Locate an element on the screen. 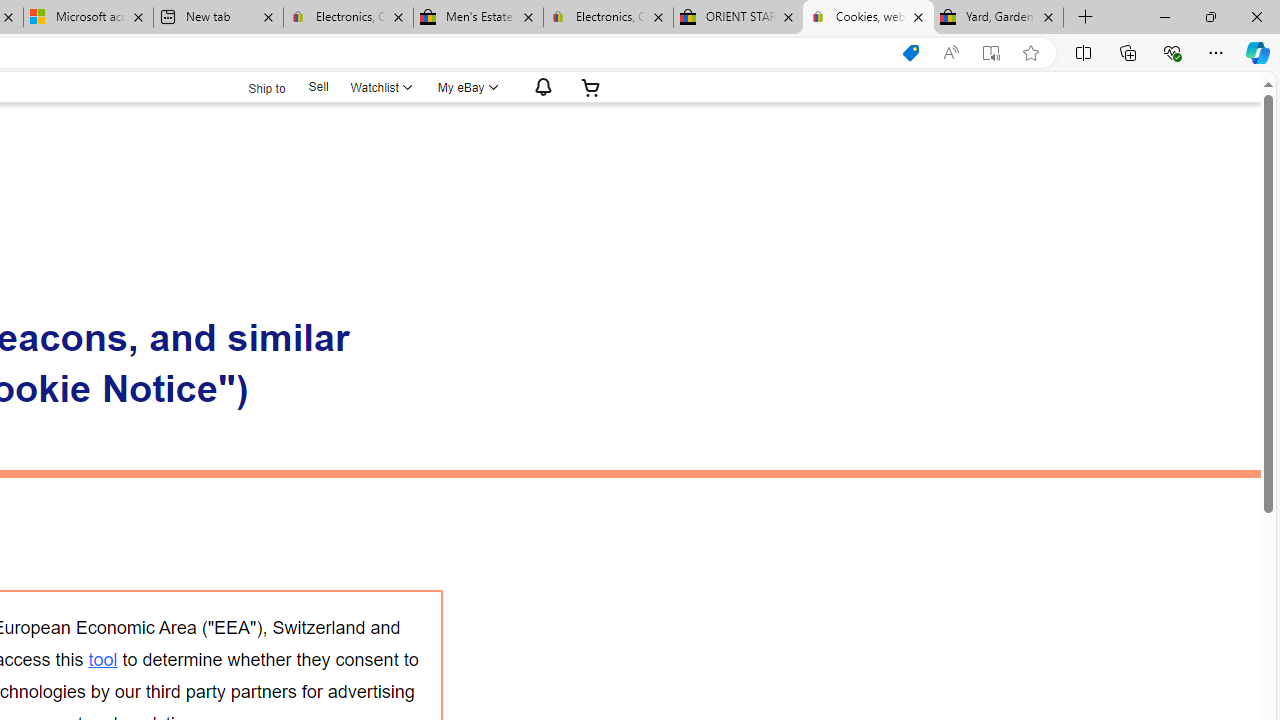 Image resolution: width=1280 pixels, height=720 pixels. 'Sell' is located at coordinates (317, 86).